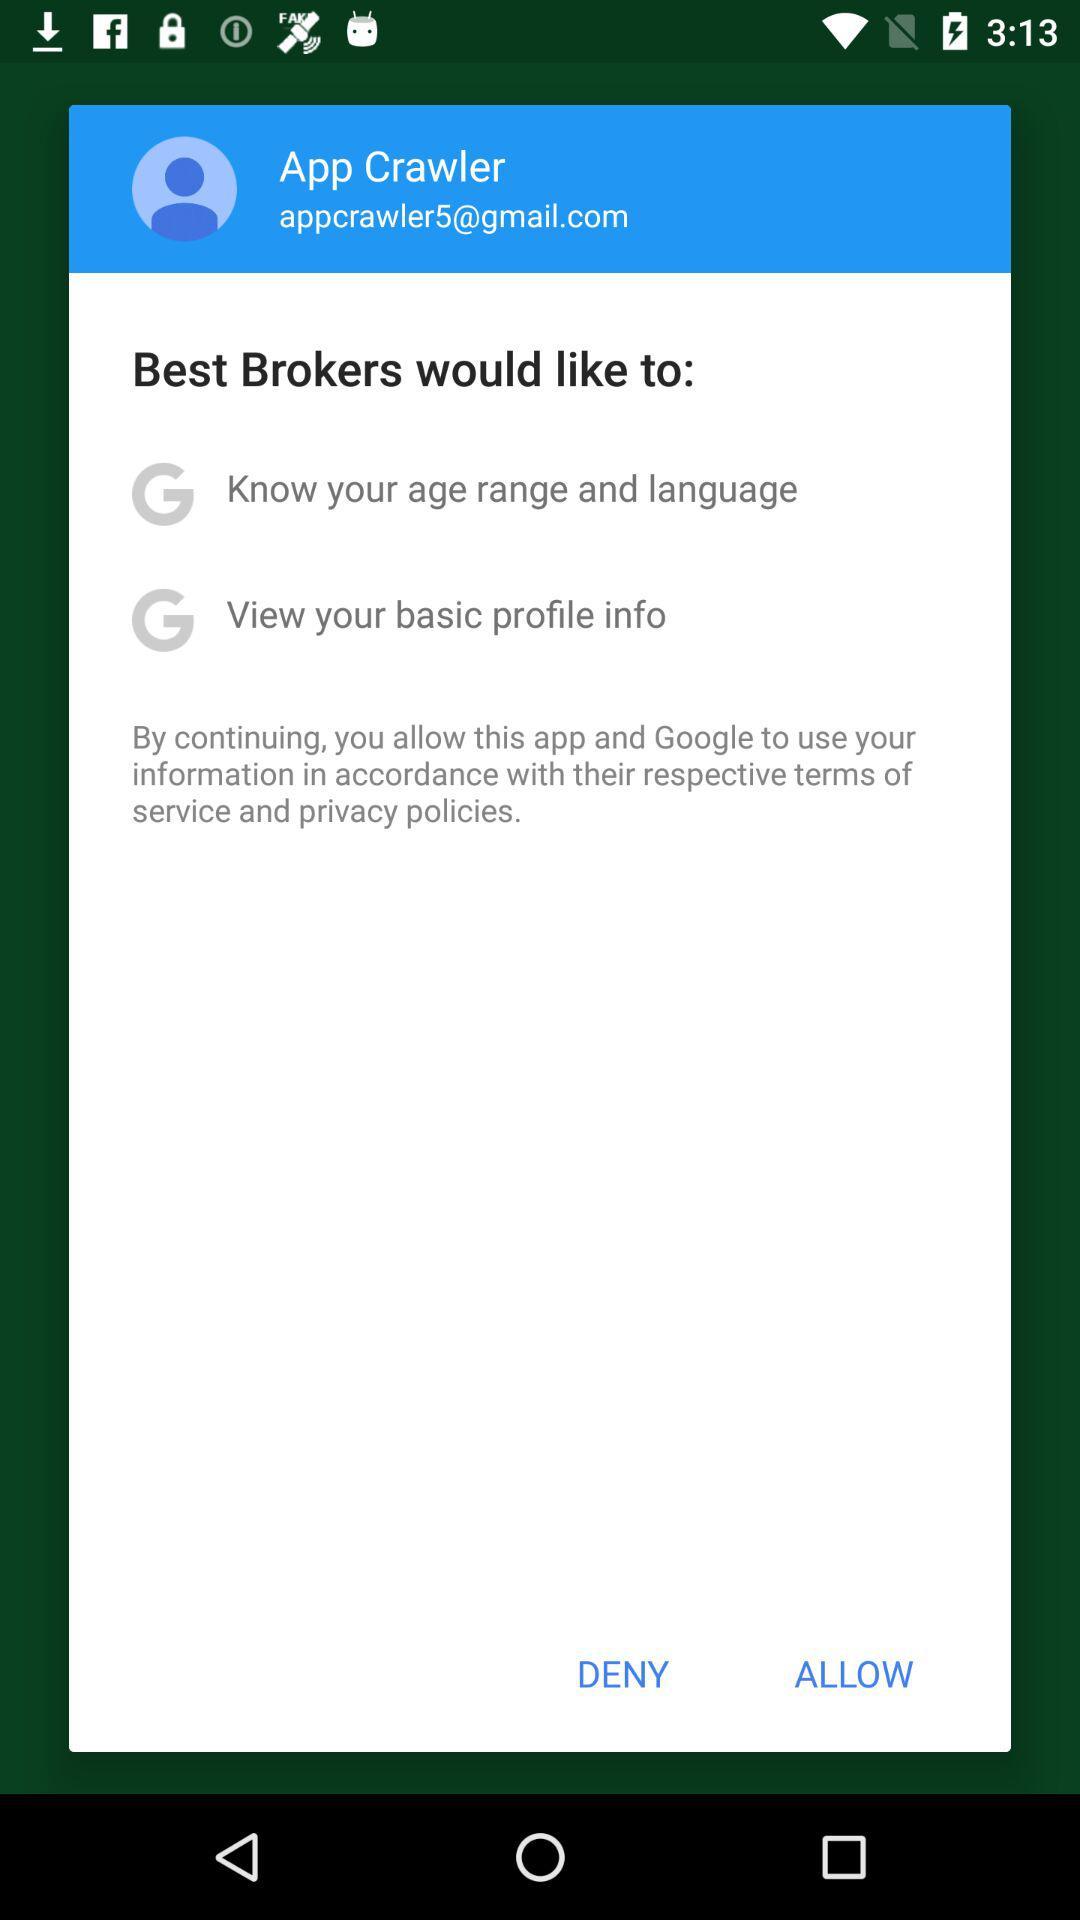 The width and height of the screenshot is (1080, 1920). What do you see at coordinates (454, 214) in the screenshot?
I see `appcrawler5@gmail.com` at bounding box center [454, 214].